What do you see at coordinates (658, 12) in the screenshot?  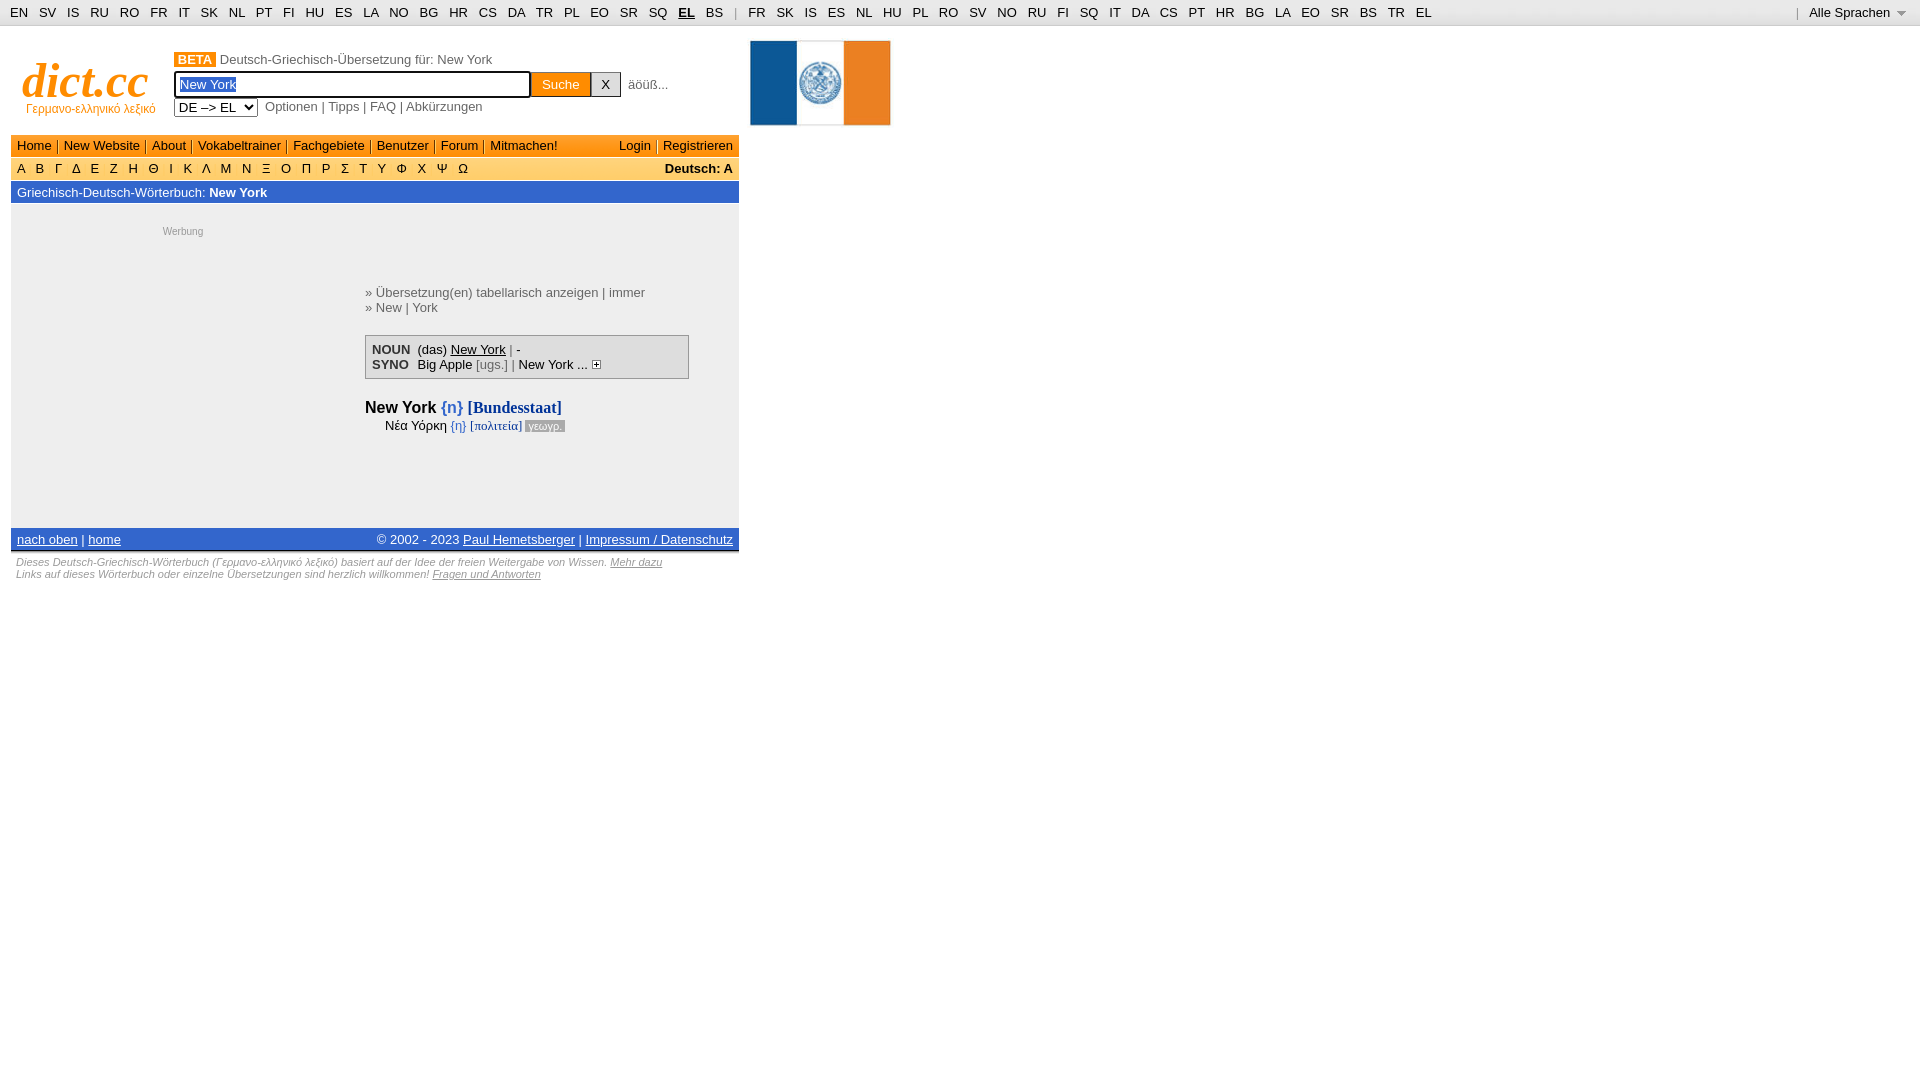 I see `'SQ'` at bounding box center [658, 12].